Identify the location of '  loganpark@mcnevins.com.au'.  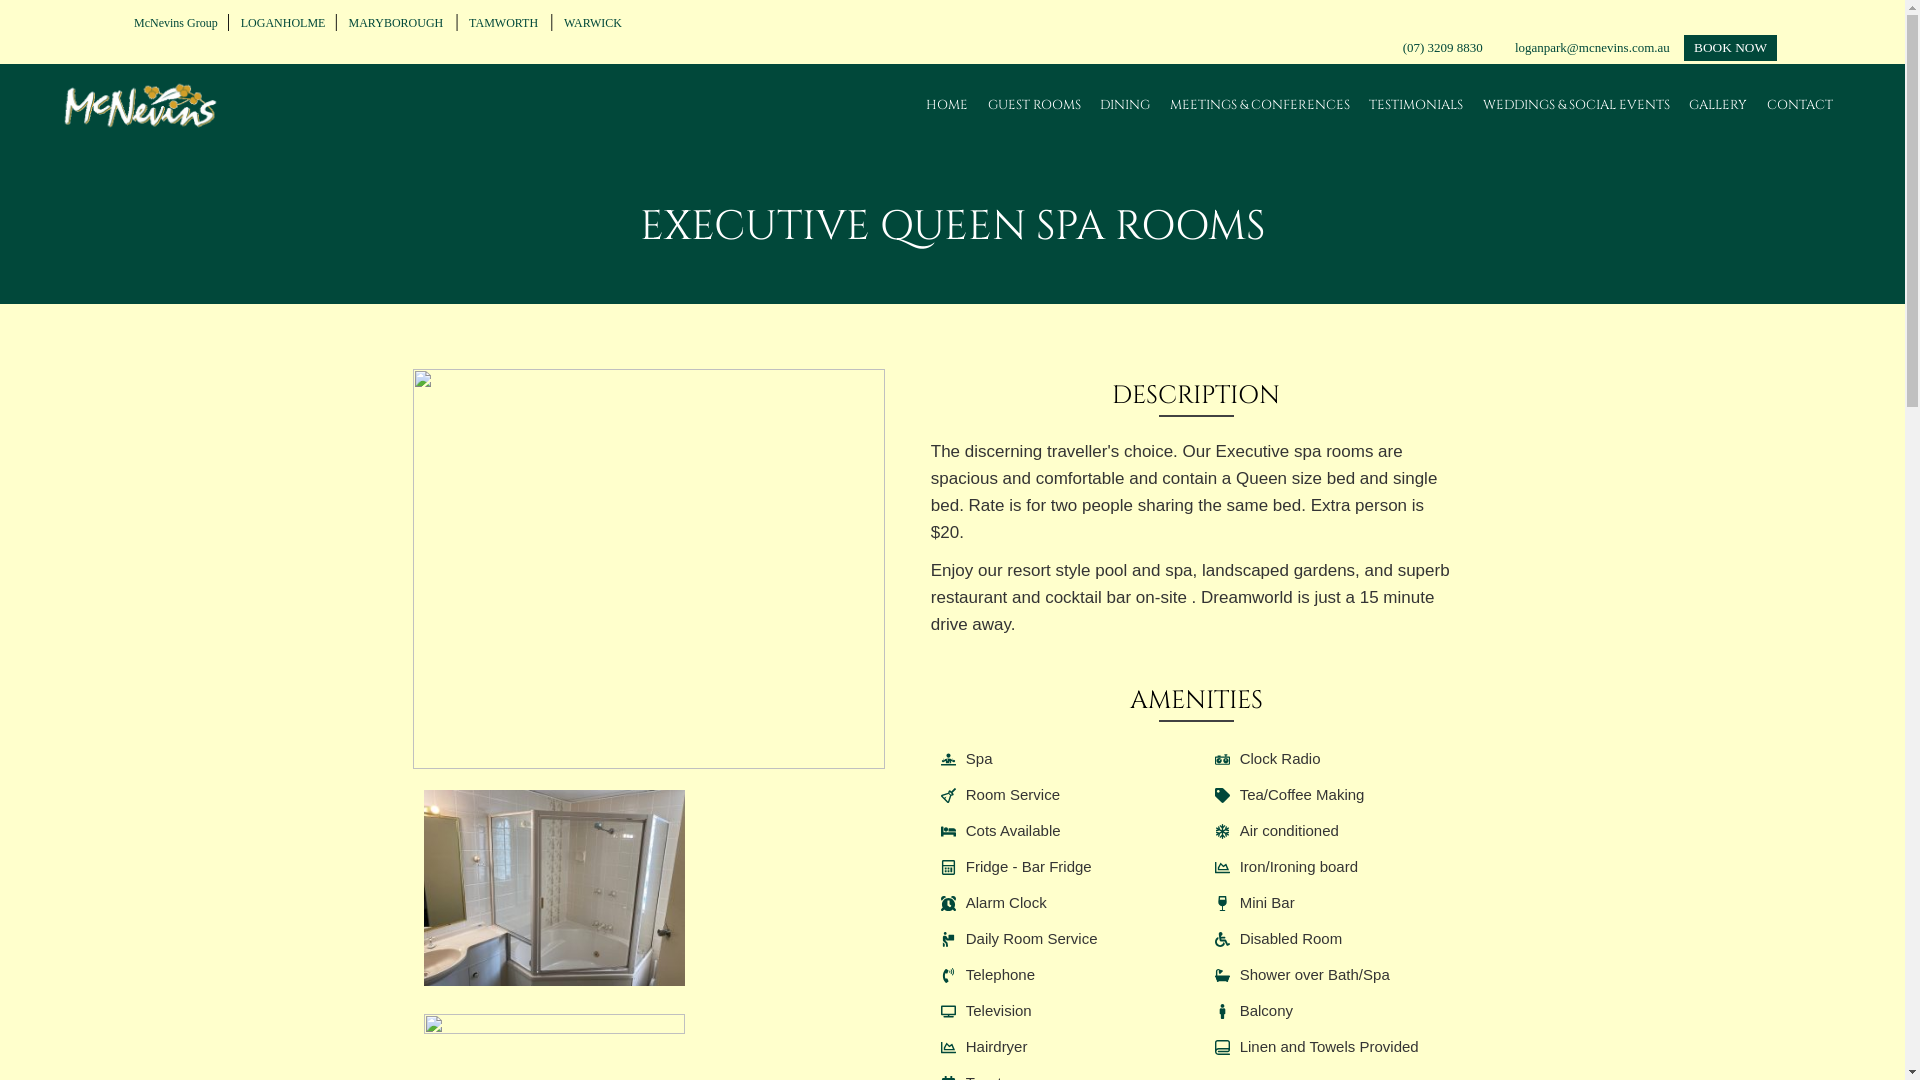
(1589, 46).